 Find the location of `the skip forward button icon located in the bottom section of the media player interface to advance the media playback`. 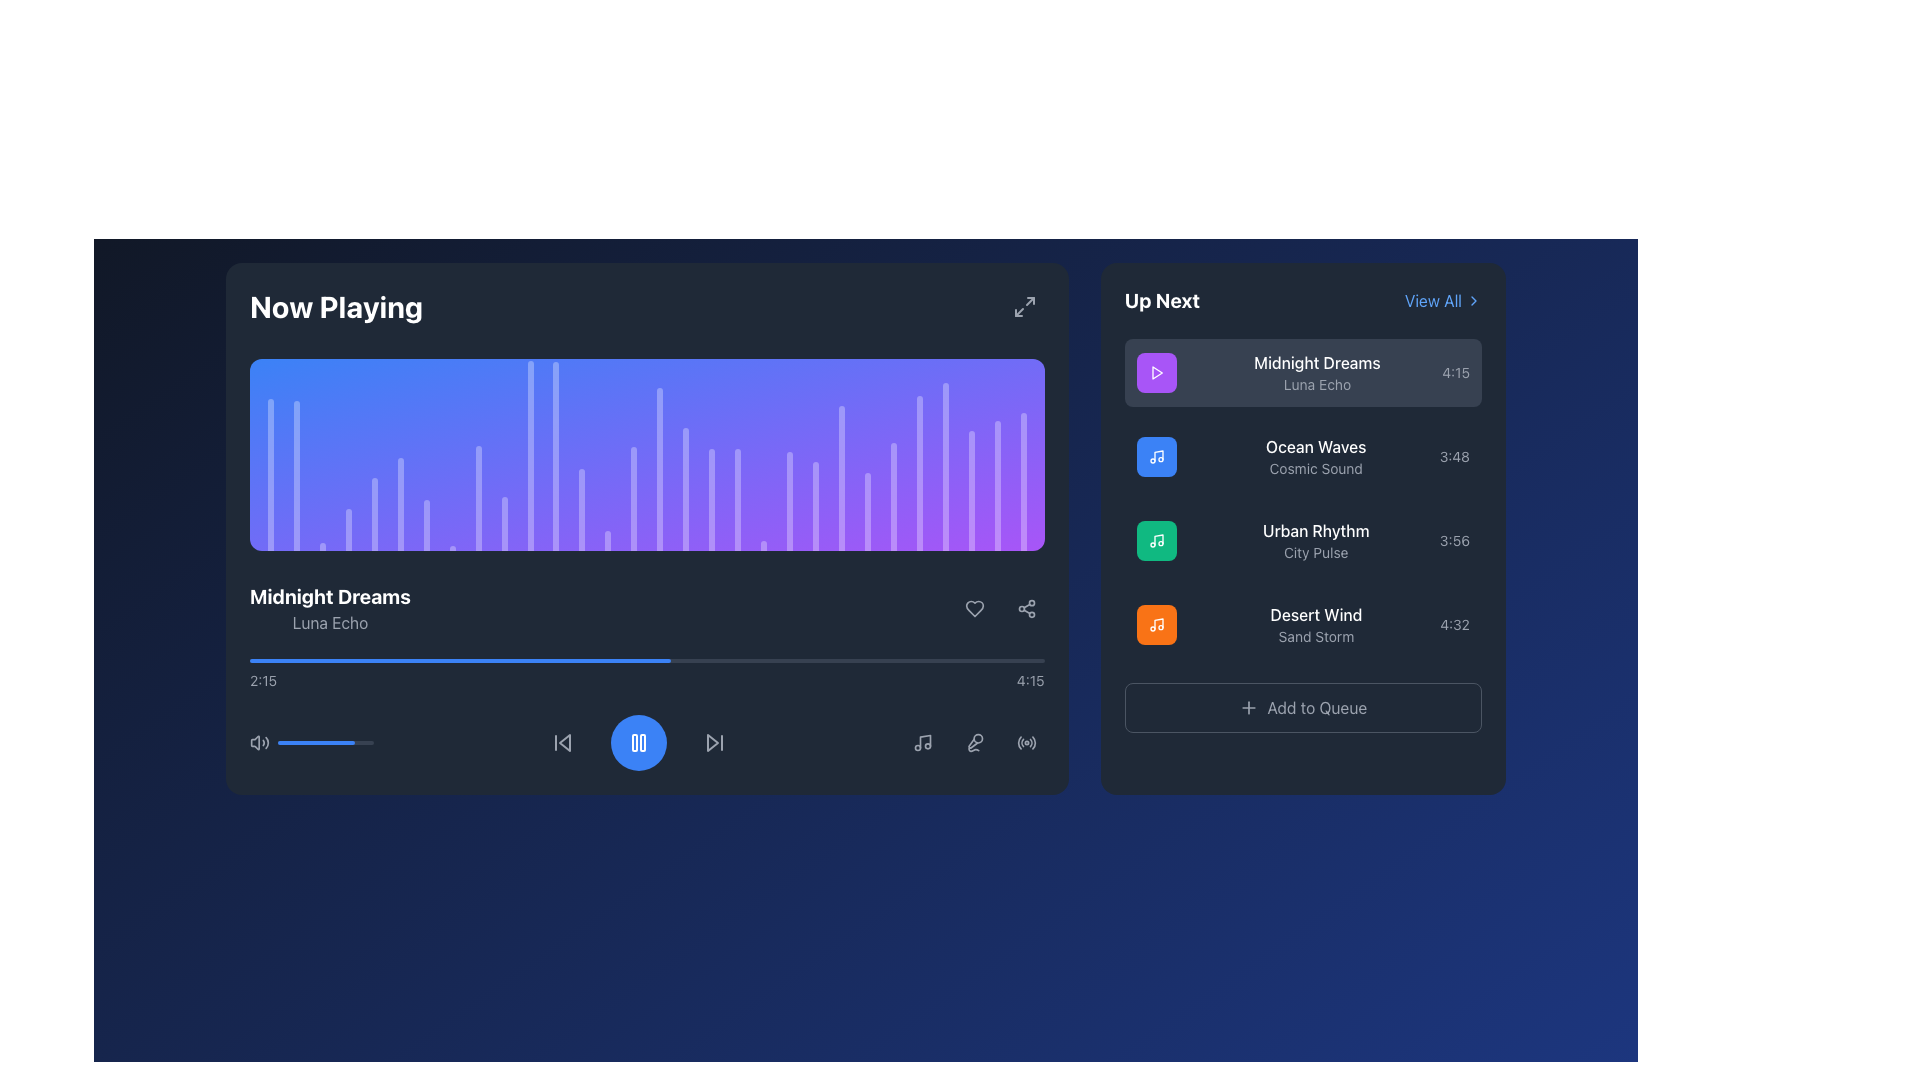

the skip forward button icon located in the bottom section of the media player interface to advance the media playback is located at coordinates (715, 743).